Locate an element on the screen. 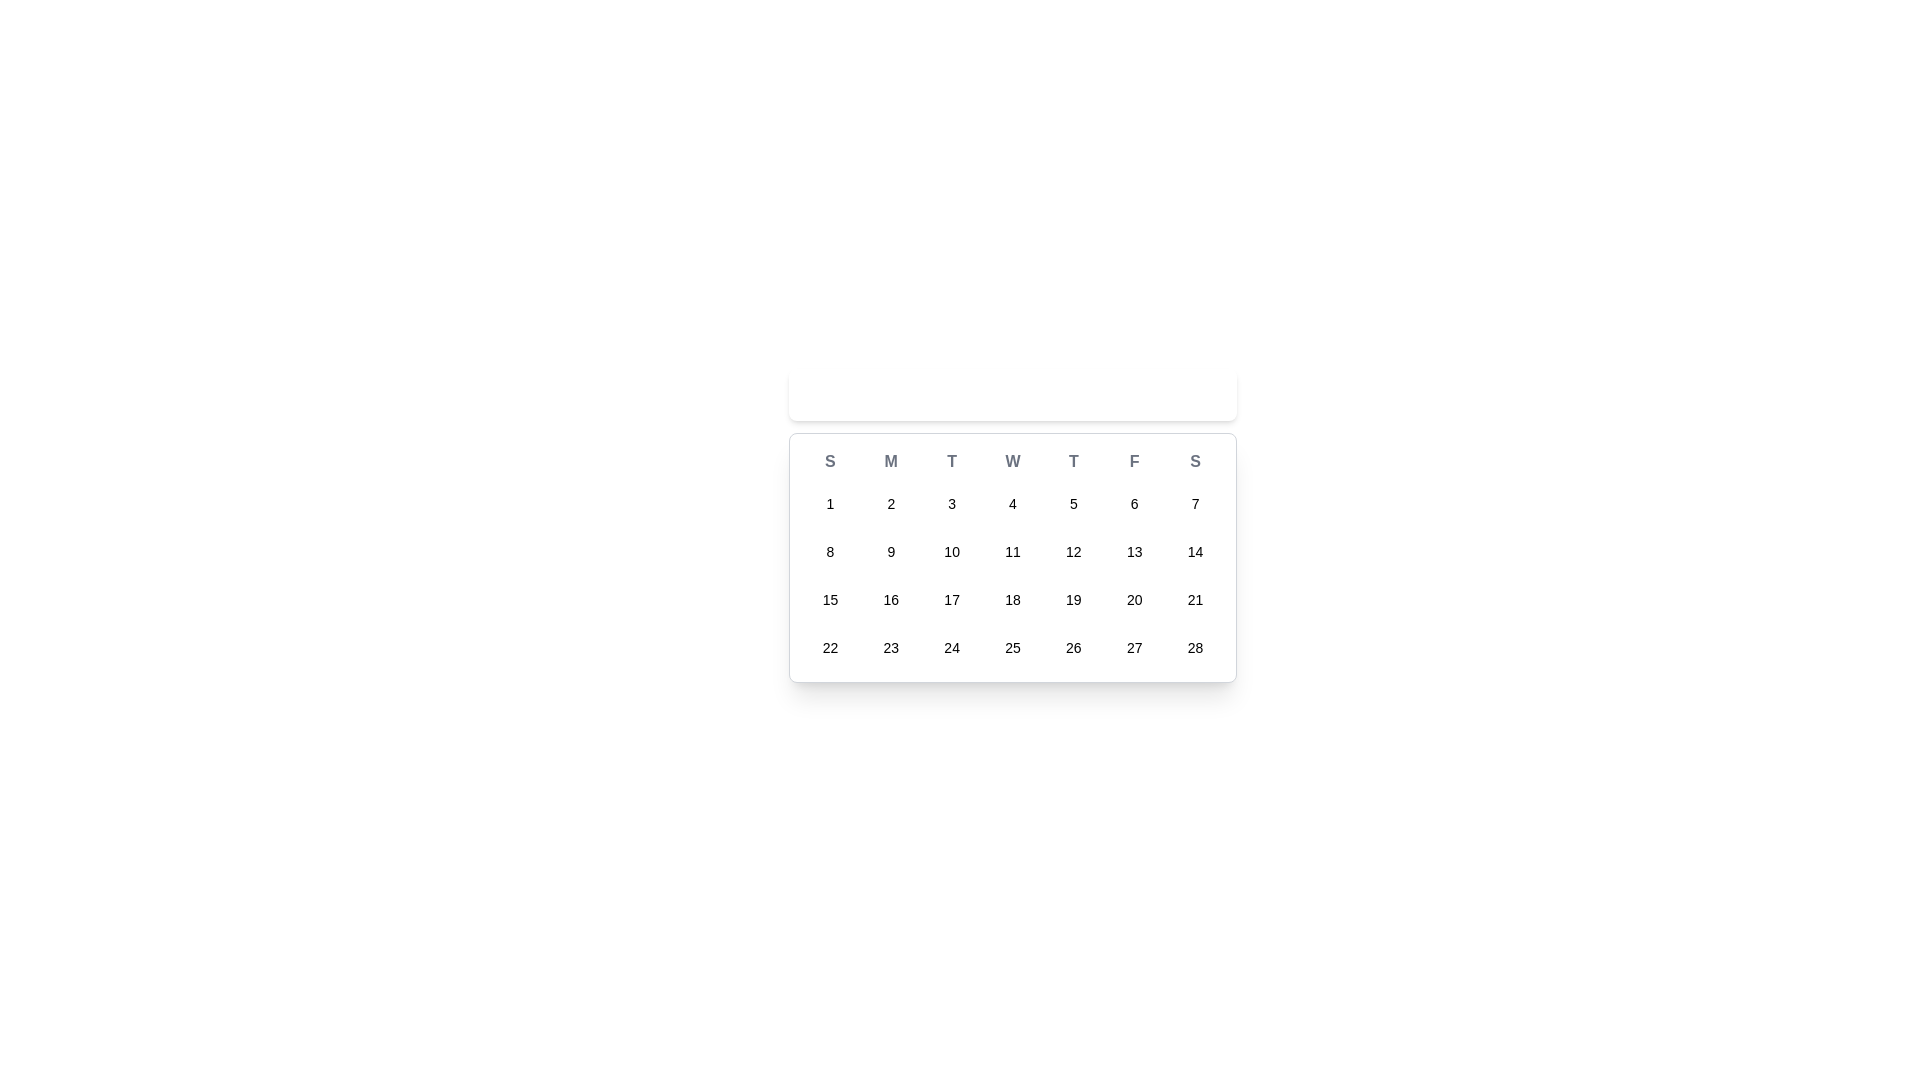  the button representing the day in the calendar located in the second row, sixth column is located at coordinates (1072, 551).